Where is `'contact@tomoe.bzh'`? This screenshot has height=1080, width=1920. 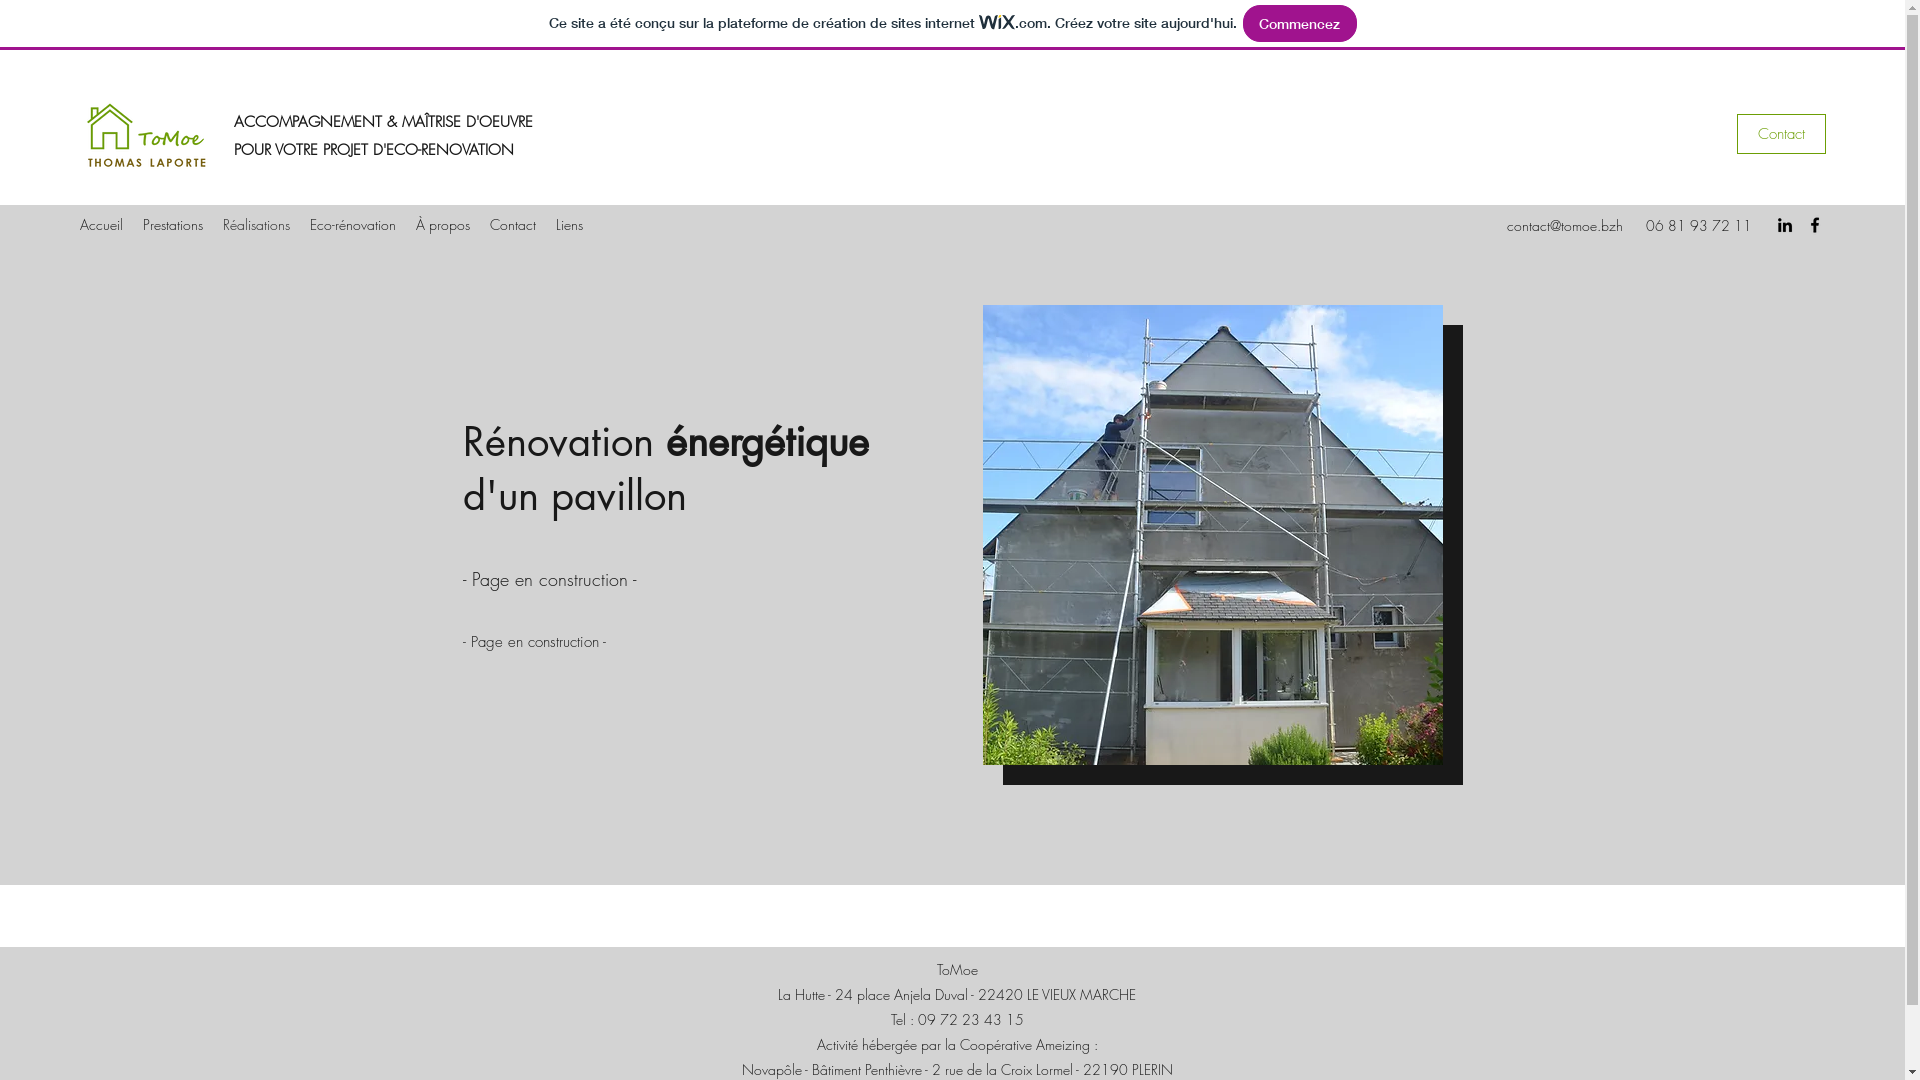
'contact@tomoe.bzh' is located at coordinates (1563, 225).